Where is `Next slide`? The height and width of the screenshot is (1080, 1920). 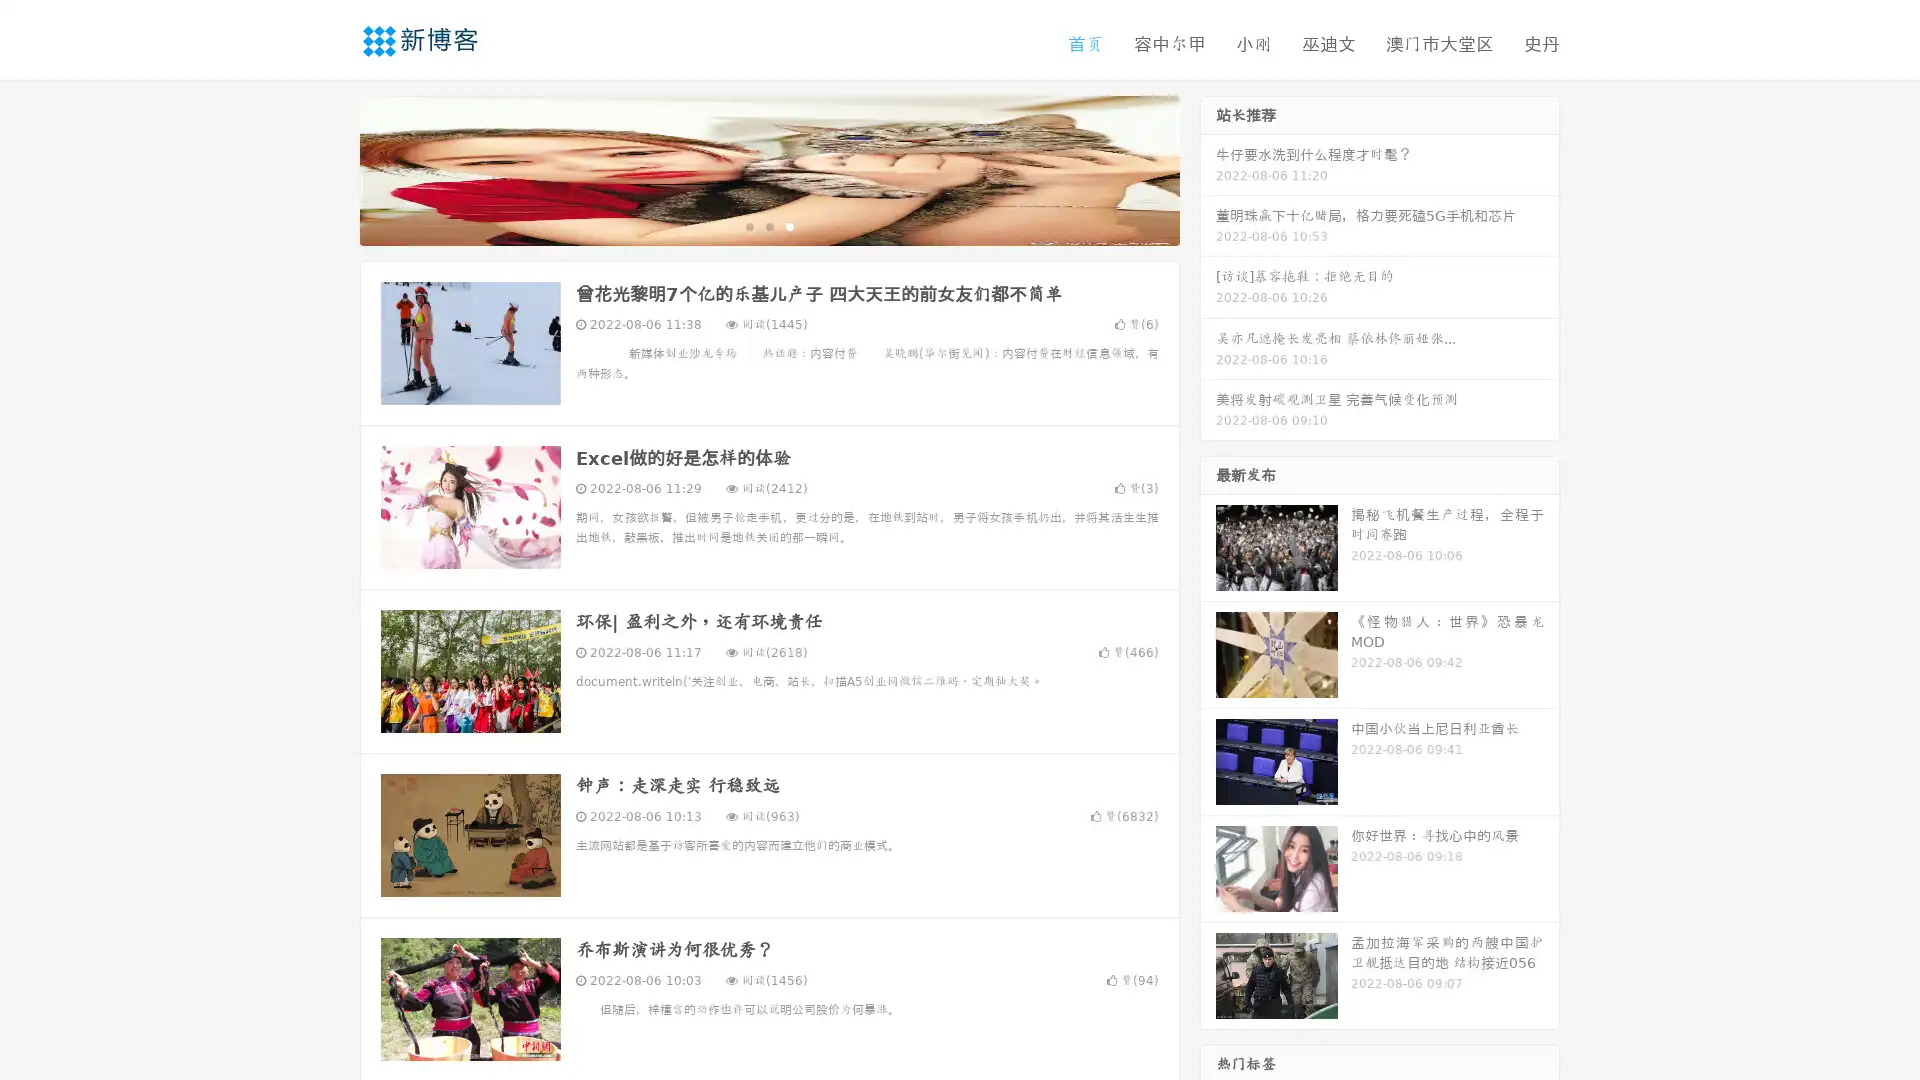 Next slide is located at coordinates (1208, 168).